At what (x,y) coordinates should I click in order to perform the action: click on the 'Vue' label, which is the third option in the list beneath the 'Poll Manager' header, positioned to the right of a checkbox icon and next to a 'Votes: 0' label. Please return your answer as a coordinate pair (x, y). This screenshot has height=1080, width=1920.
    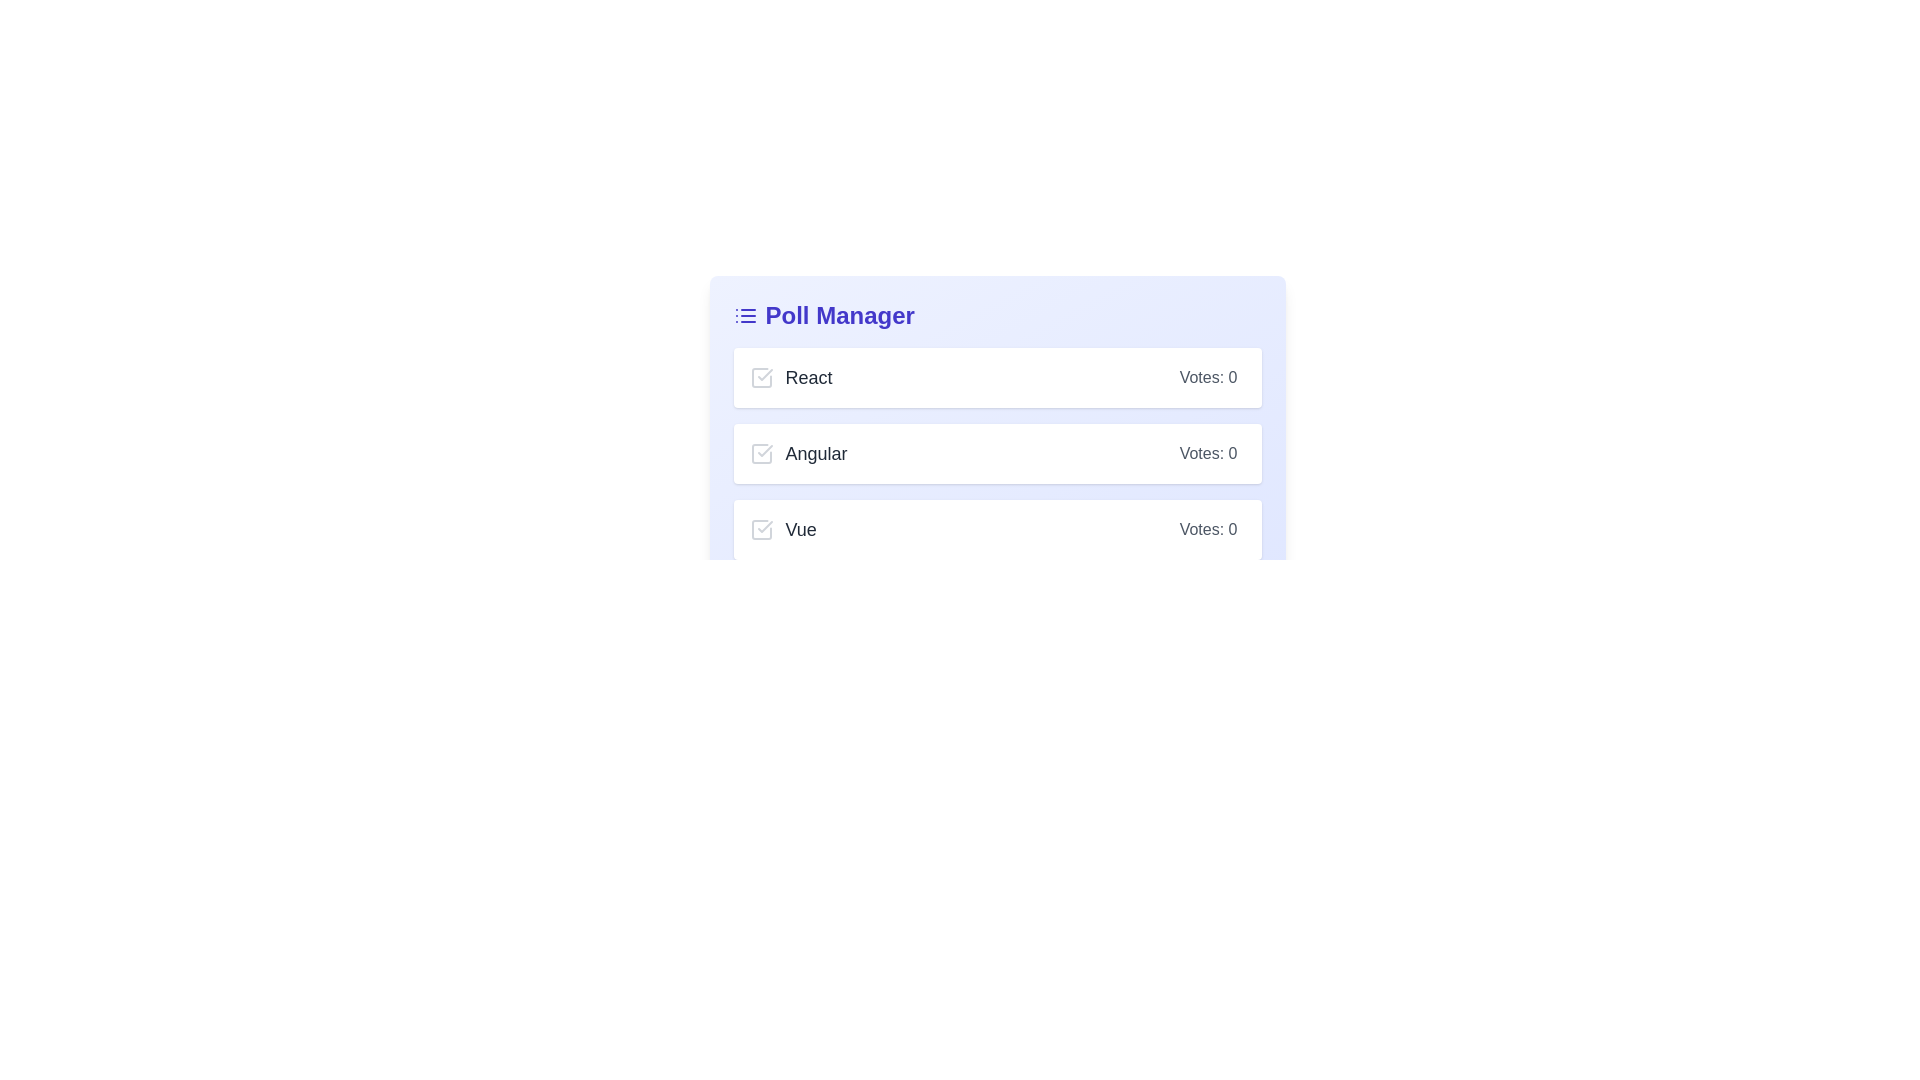
    Looking at the image, I should click on (782, 528).